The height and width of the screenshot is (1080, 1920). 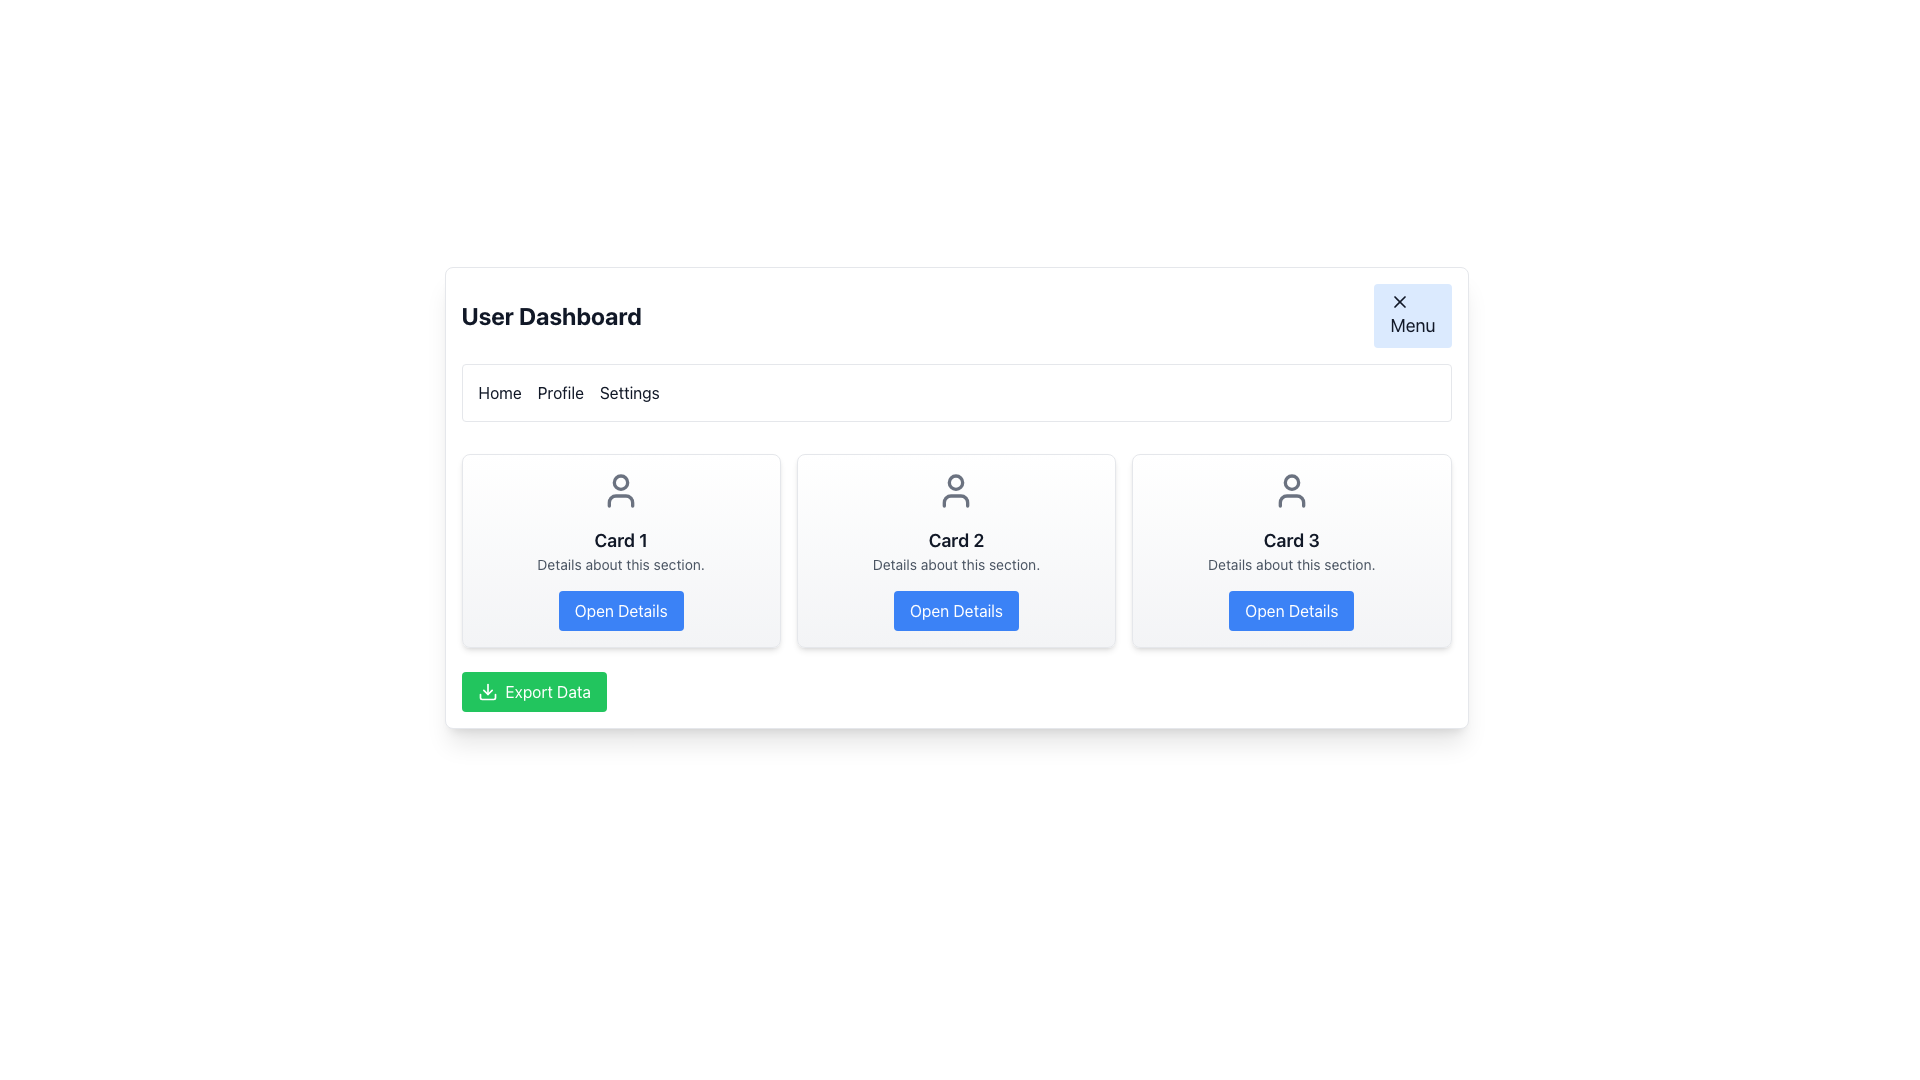 What do you see at coordinates (620, 564) in the screenshot?
I see `the static text stating 'Details about this section.'` at bounding box center [620, 564].